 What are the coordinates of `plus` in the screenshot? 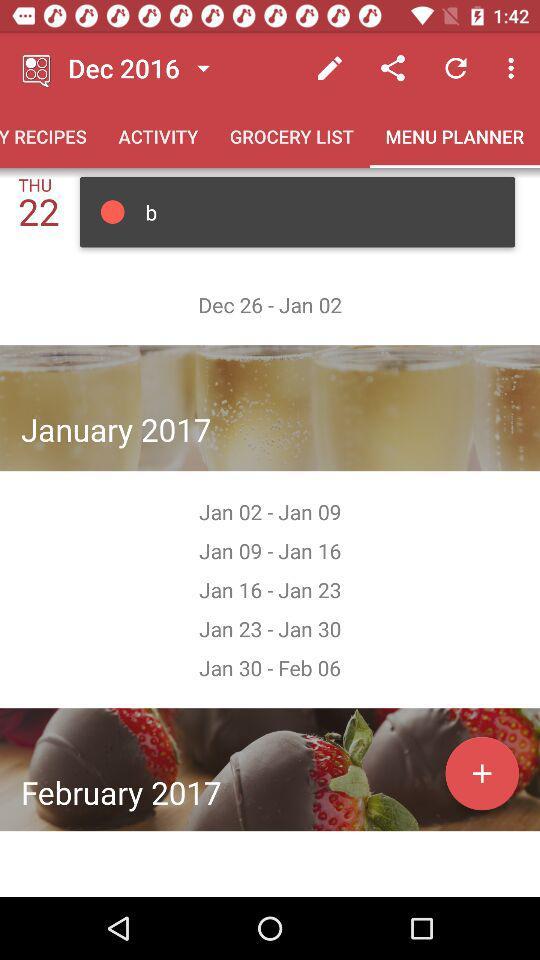 It's located at (481, 772).